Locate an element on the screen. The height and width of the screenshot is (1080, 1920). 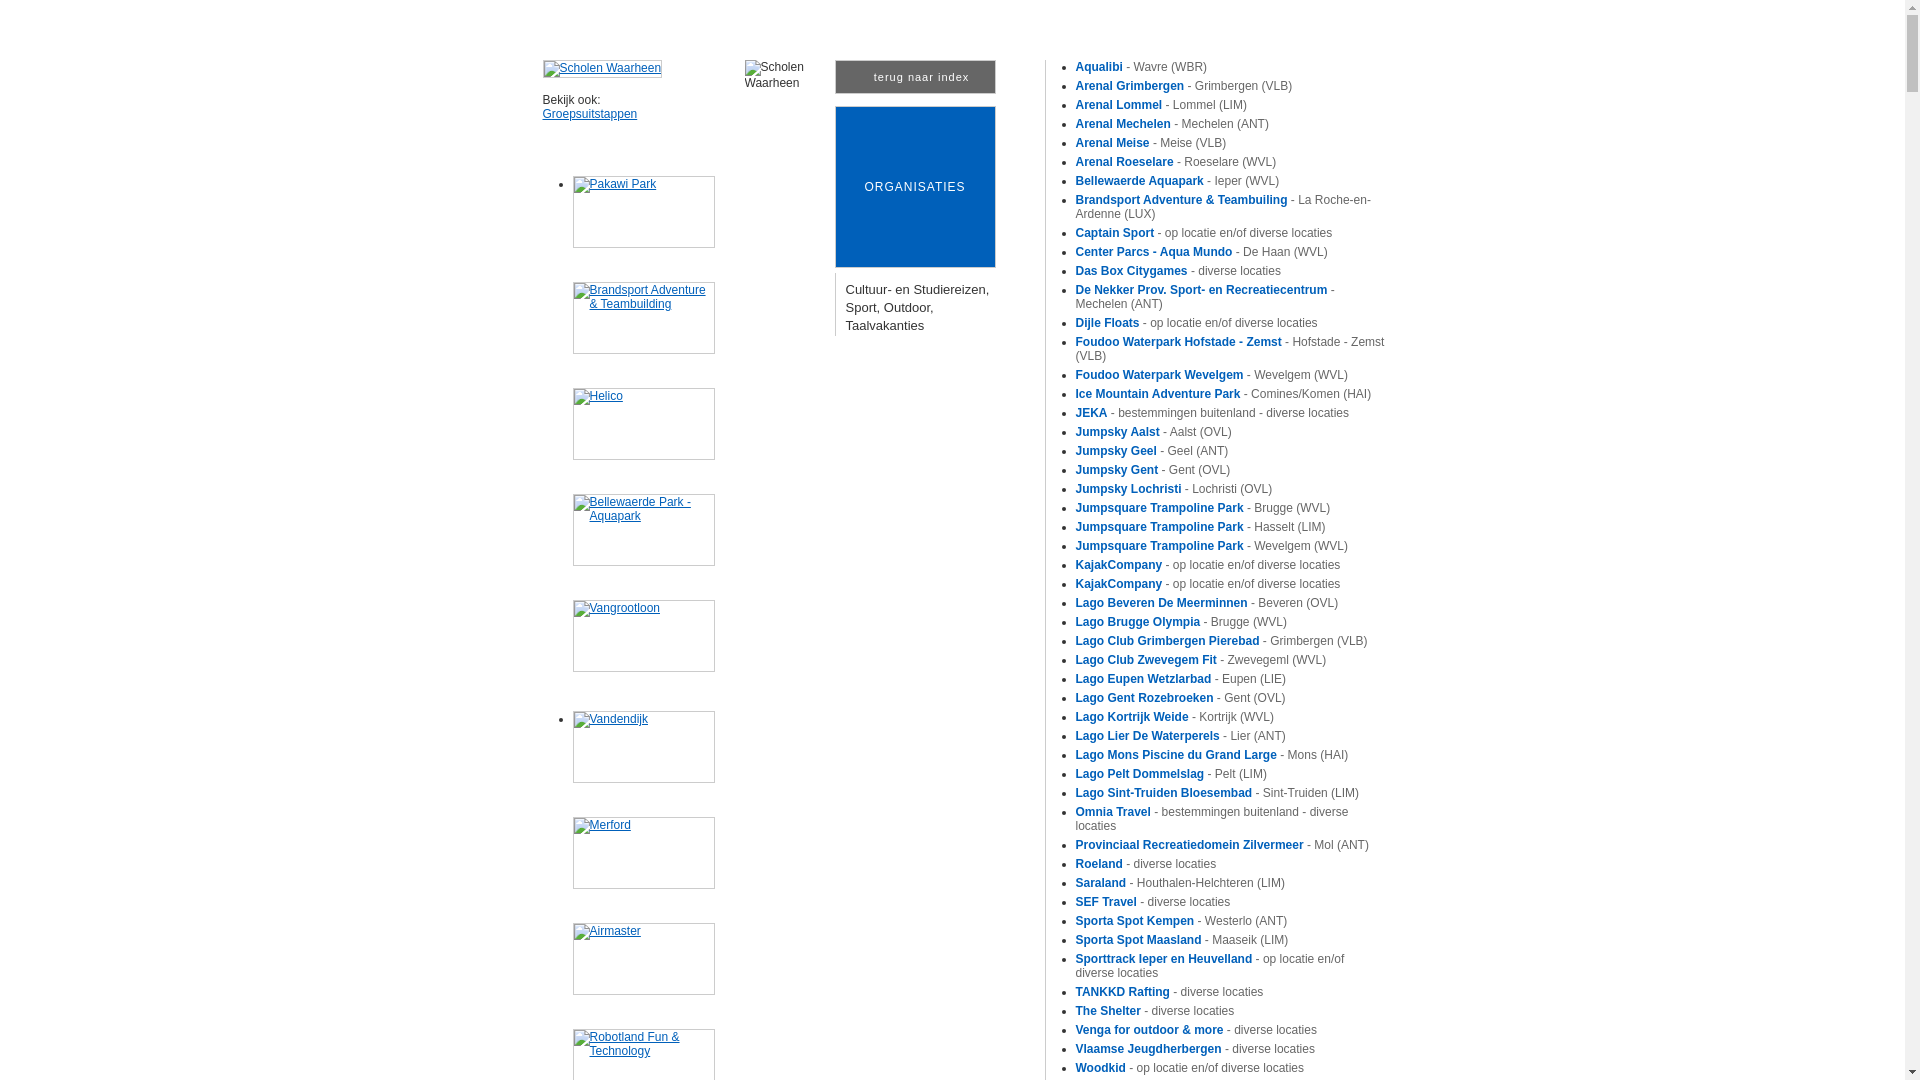
'Helico' is located at coordinates (643, 423).